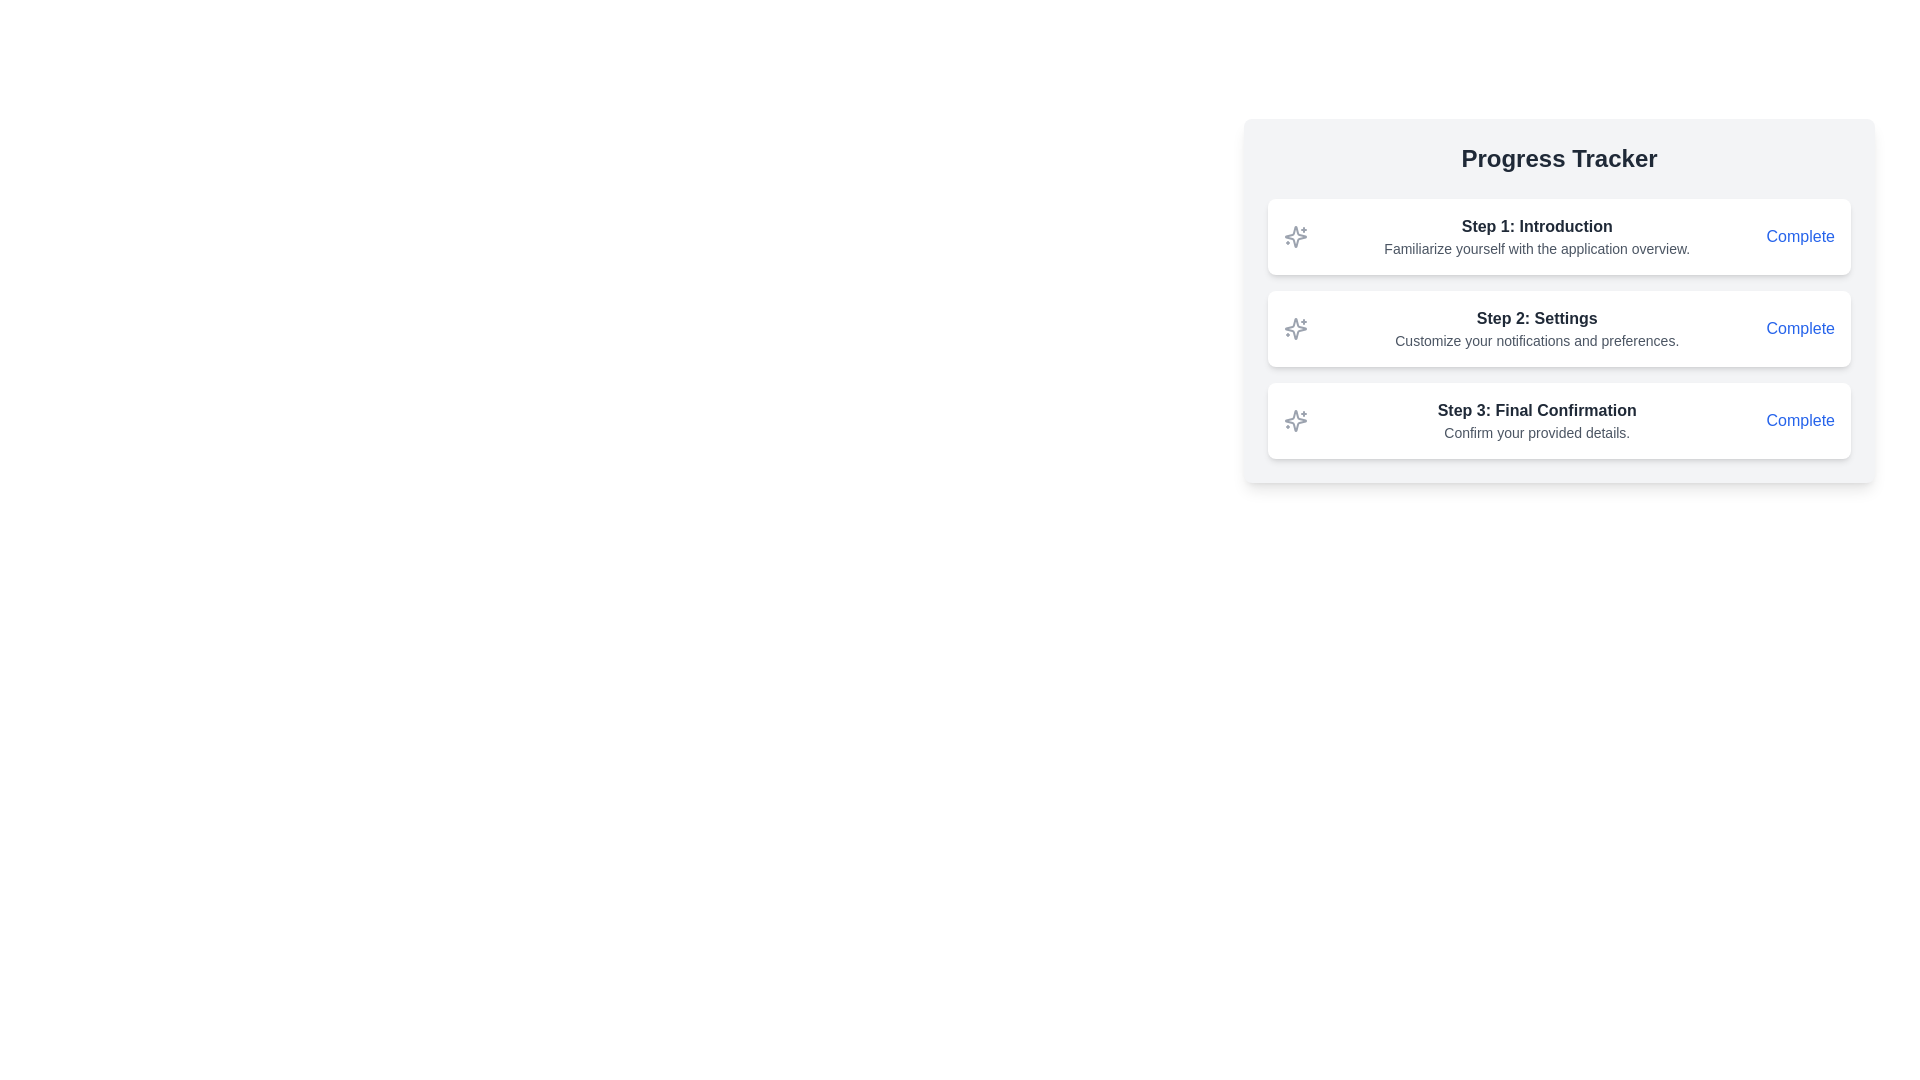  I want to click on instructional text in the third card of the progress tracker, which guides users through the confirmation phase of the process, so click(1536, 419).